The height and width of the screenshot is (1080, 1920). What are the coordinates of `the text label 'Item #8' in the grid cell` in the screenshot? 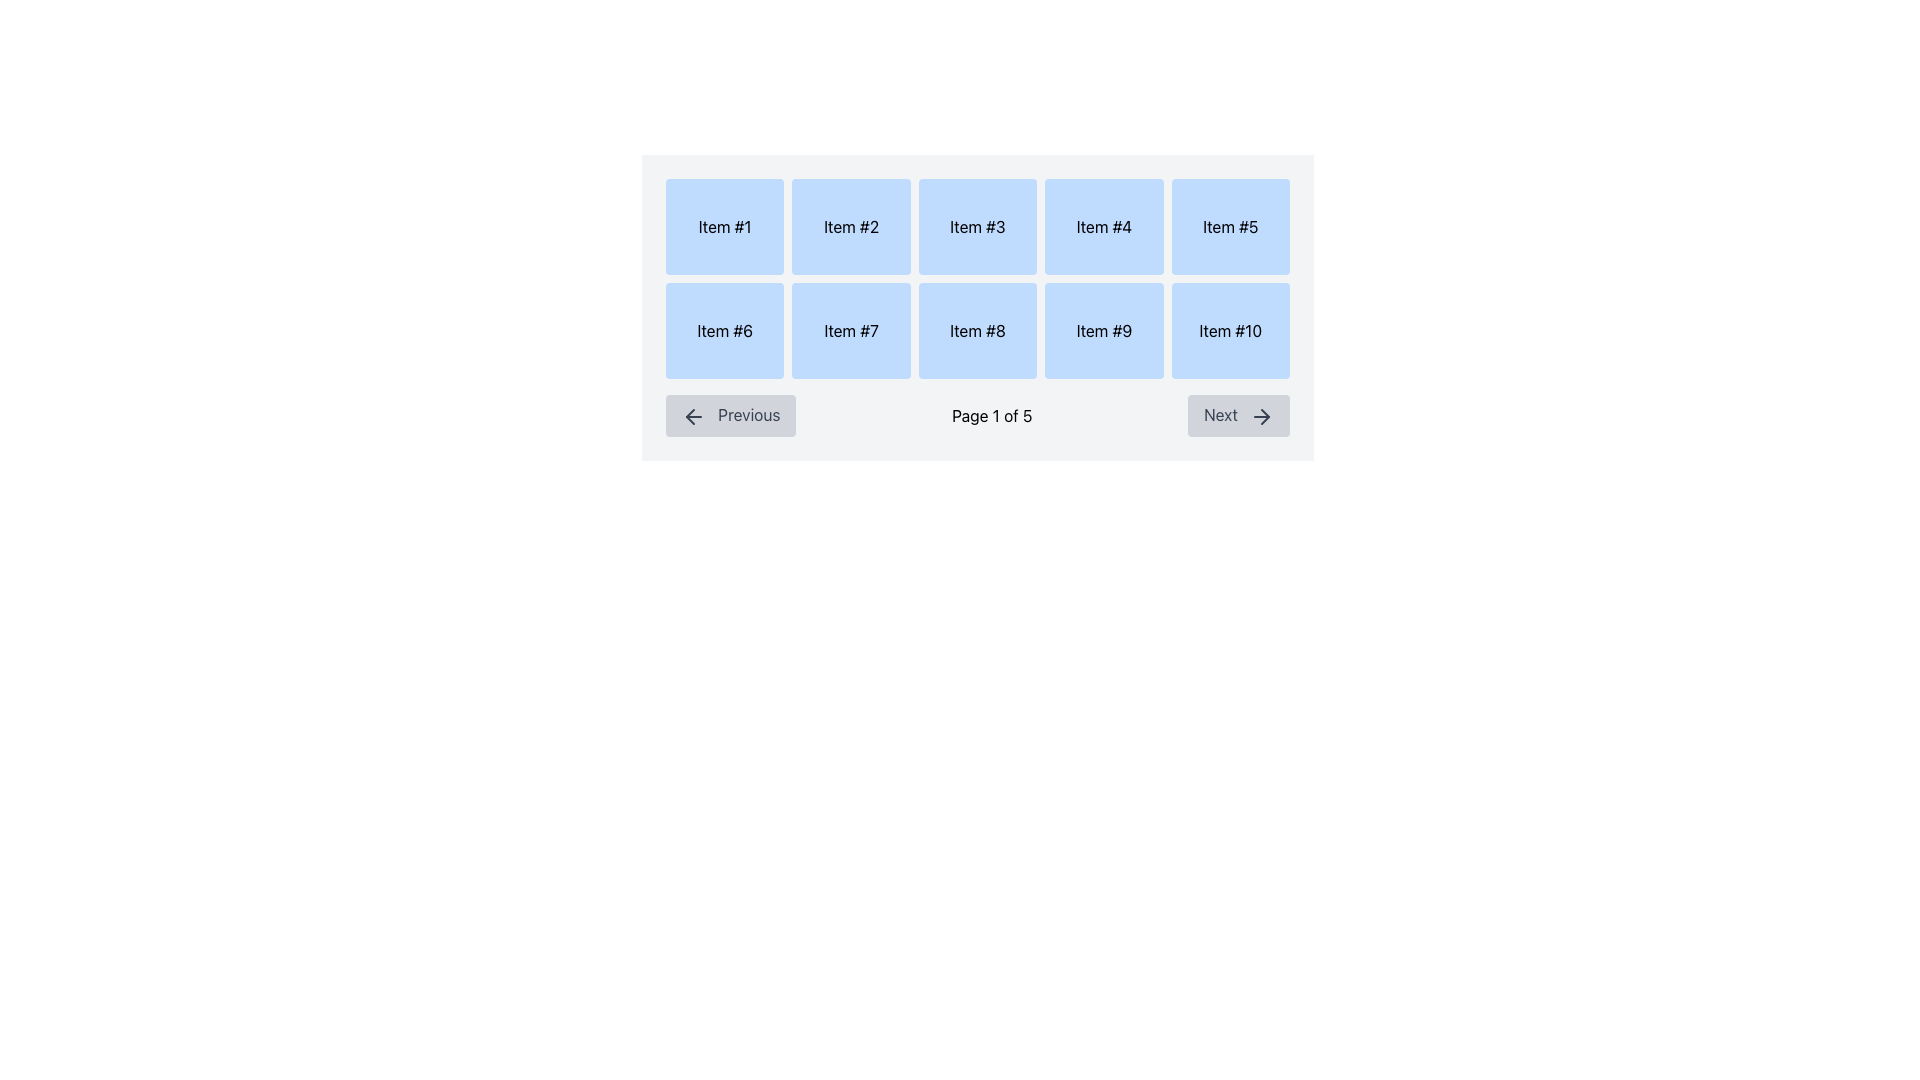 It's located at (978, 330).